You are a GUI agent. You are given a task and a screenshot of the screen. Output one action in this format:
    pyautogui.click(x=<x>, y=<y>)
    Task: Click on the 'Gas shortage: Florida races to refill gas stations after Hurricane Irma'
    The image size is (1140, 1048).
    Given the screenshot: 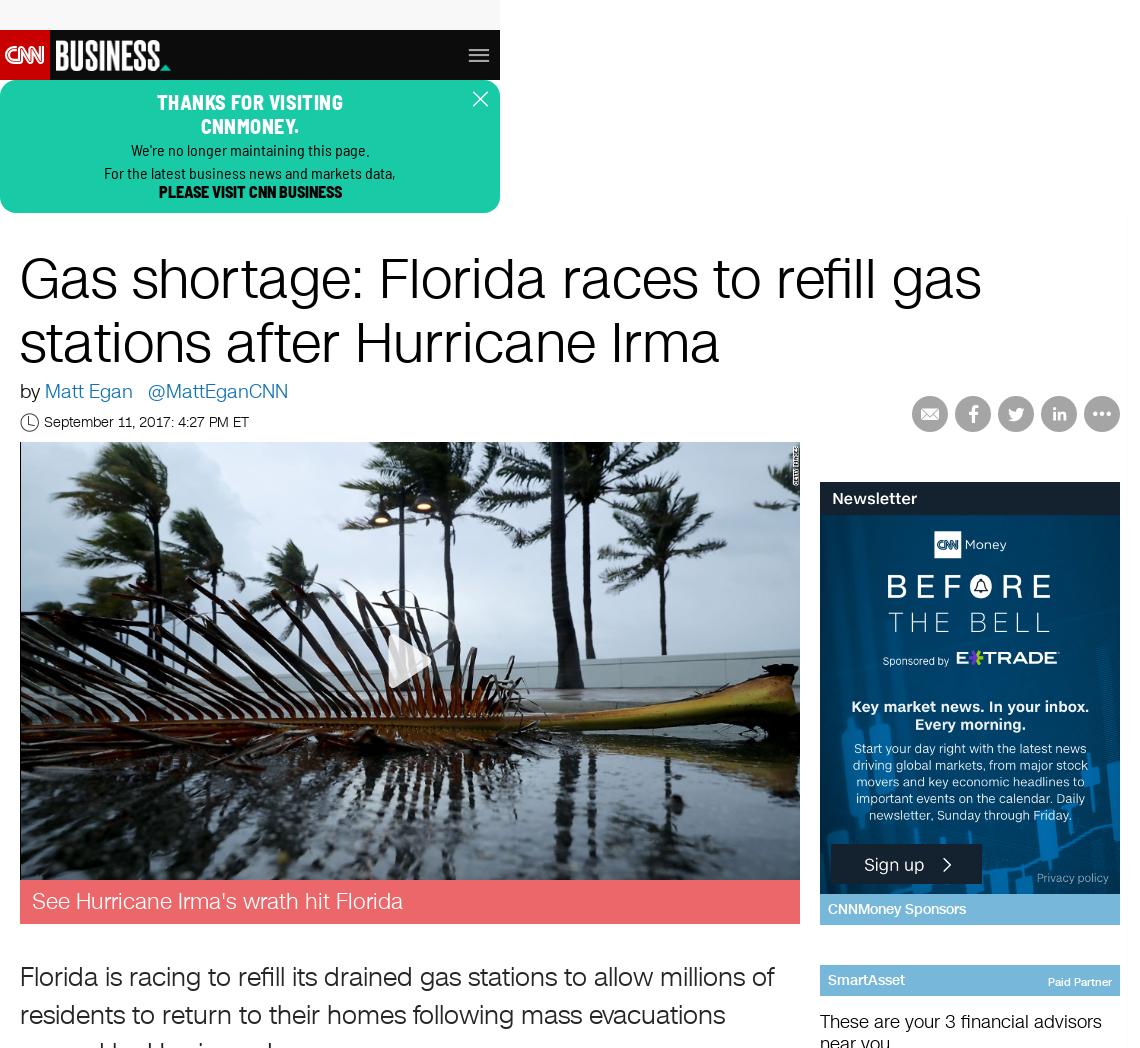 What is the action you would take?
    pyautogui.click(x=499, y=313)
    